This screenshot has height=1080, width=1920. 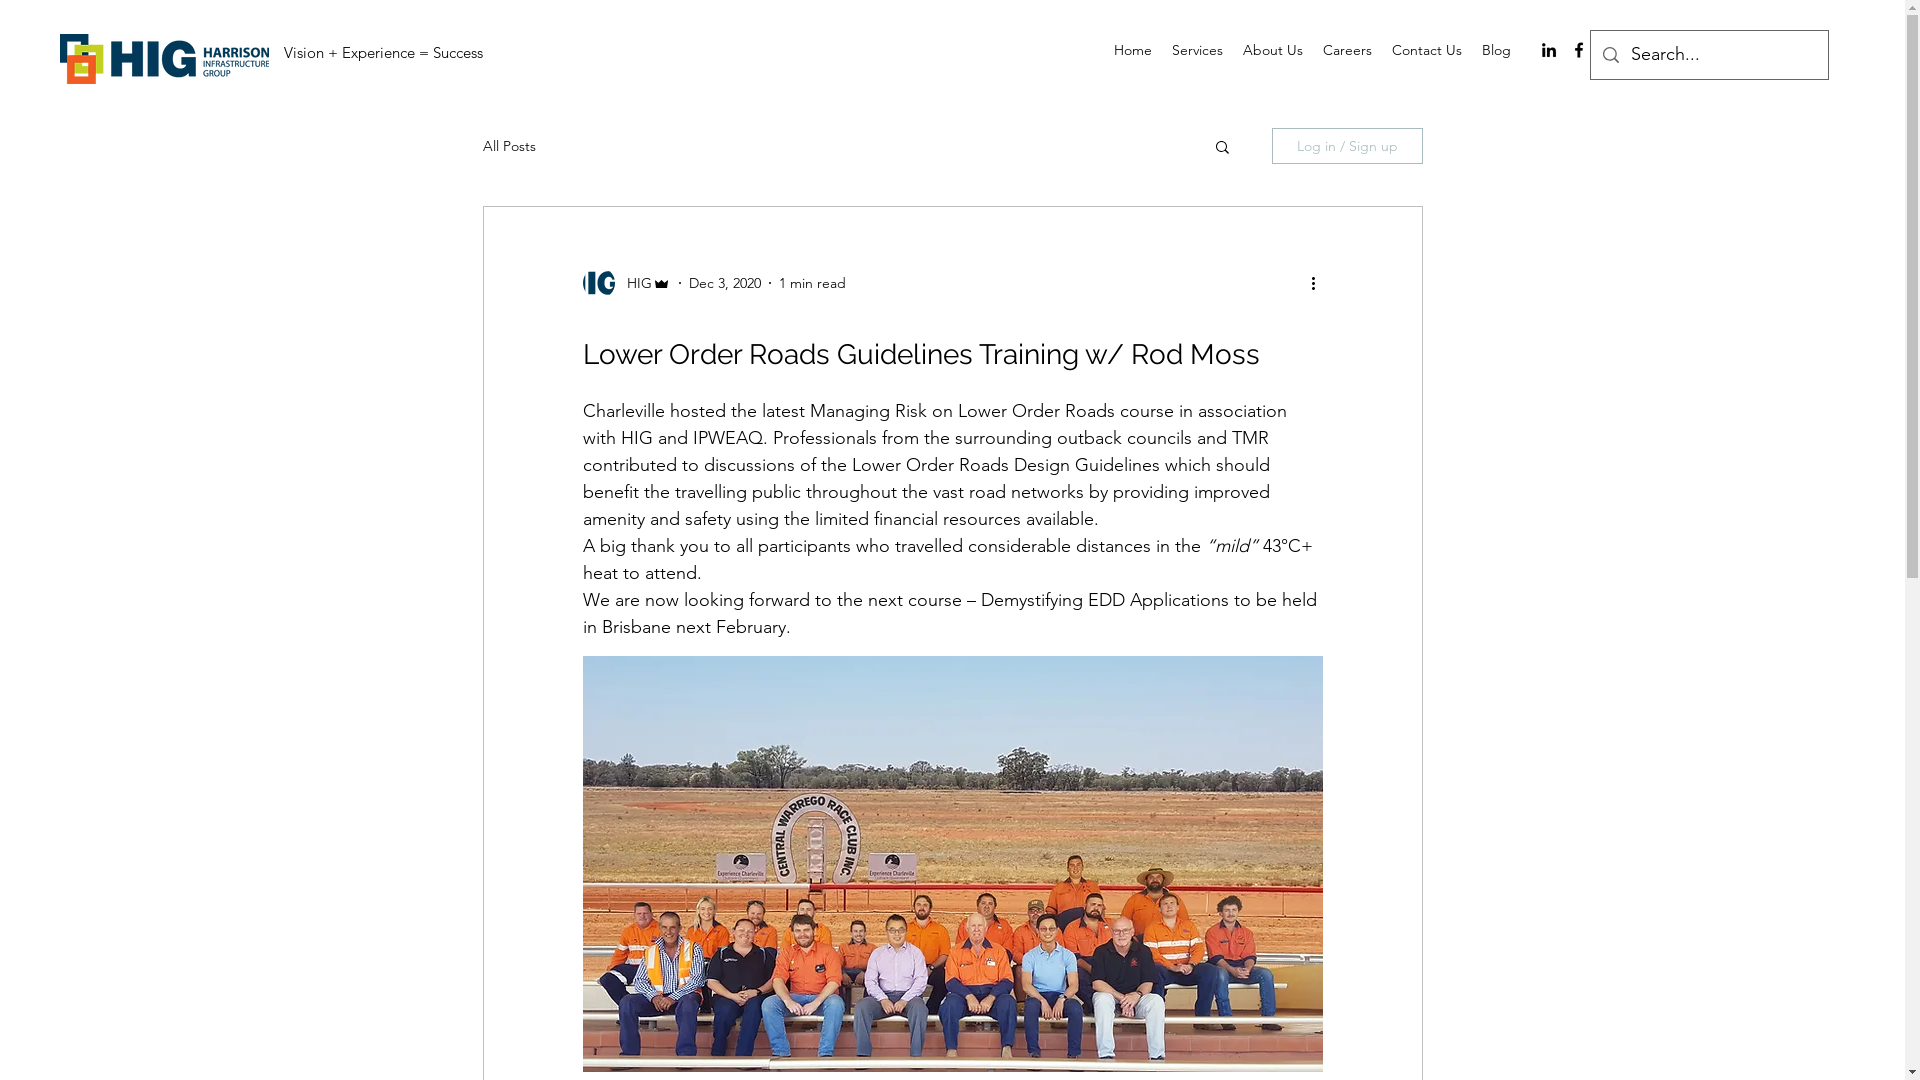 I want to click on 'Log in / Sign up', so click(x=1347, y=145).